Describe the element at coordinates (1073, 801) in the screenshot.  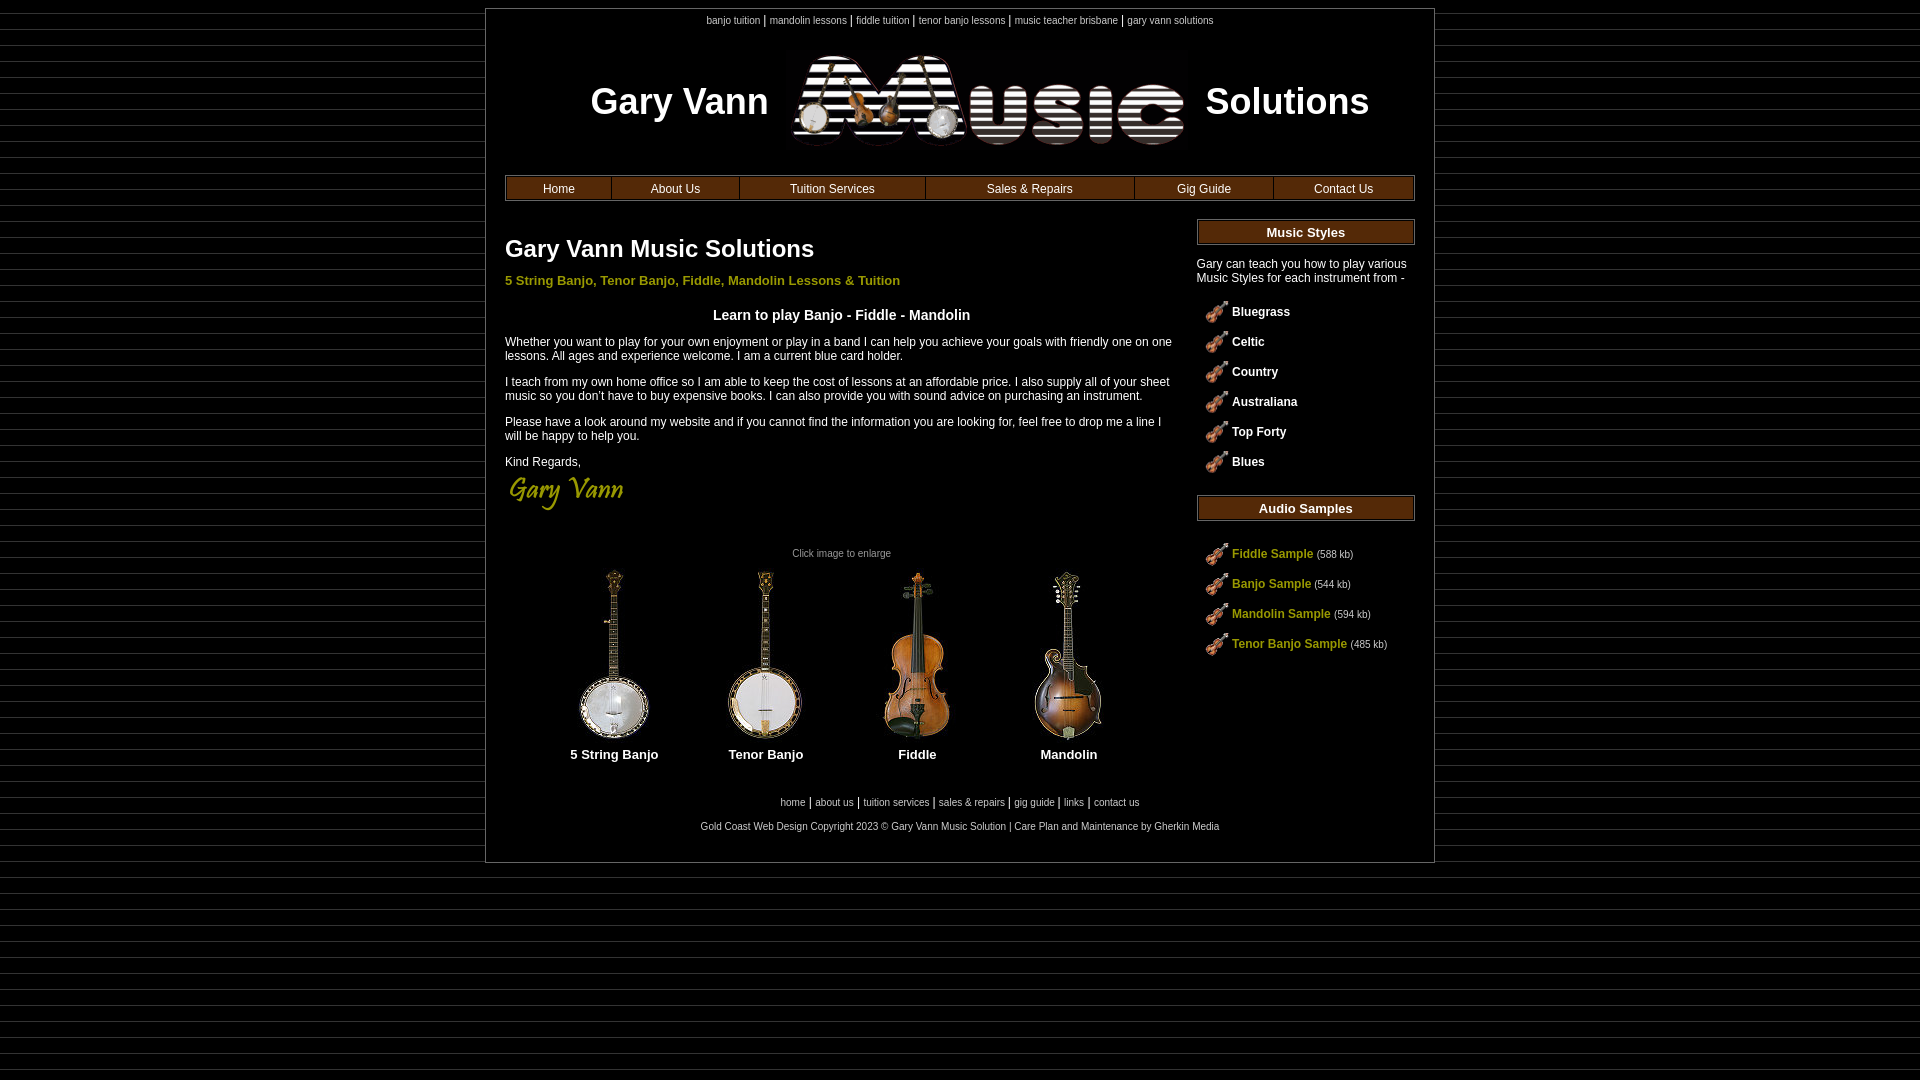
I see `'links'` at that location.